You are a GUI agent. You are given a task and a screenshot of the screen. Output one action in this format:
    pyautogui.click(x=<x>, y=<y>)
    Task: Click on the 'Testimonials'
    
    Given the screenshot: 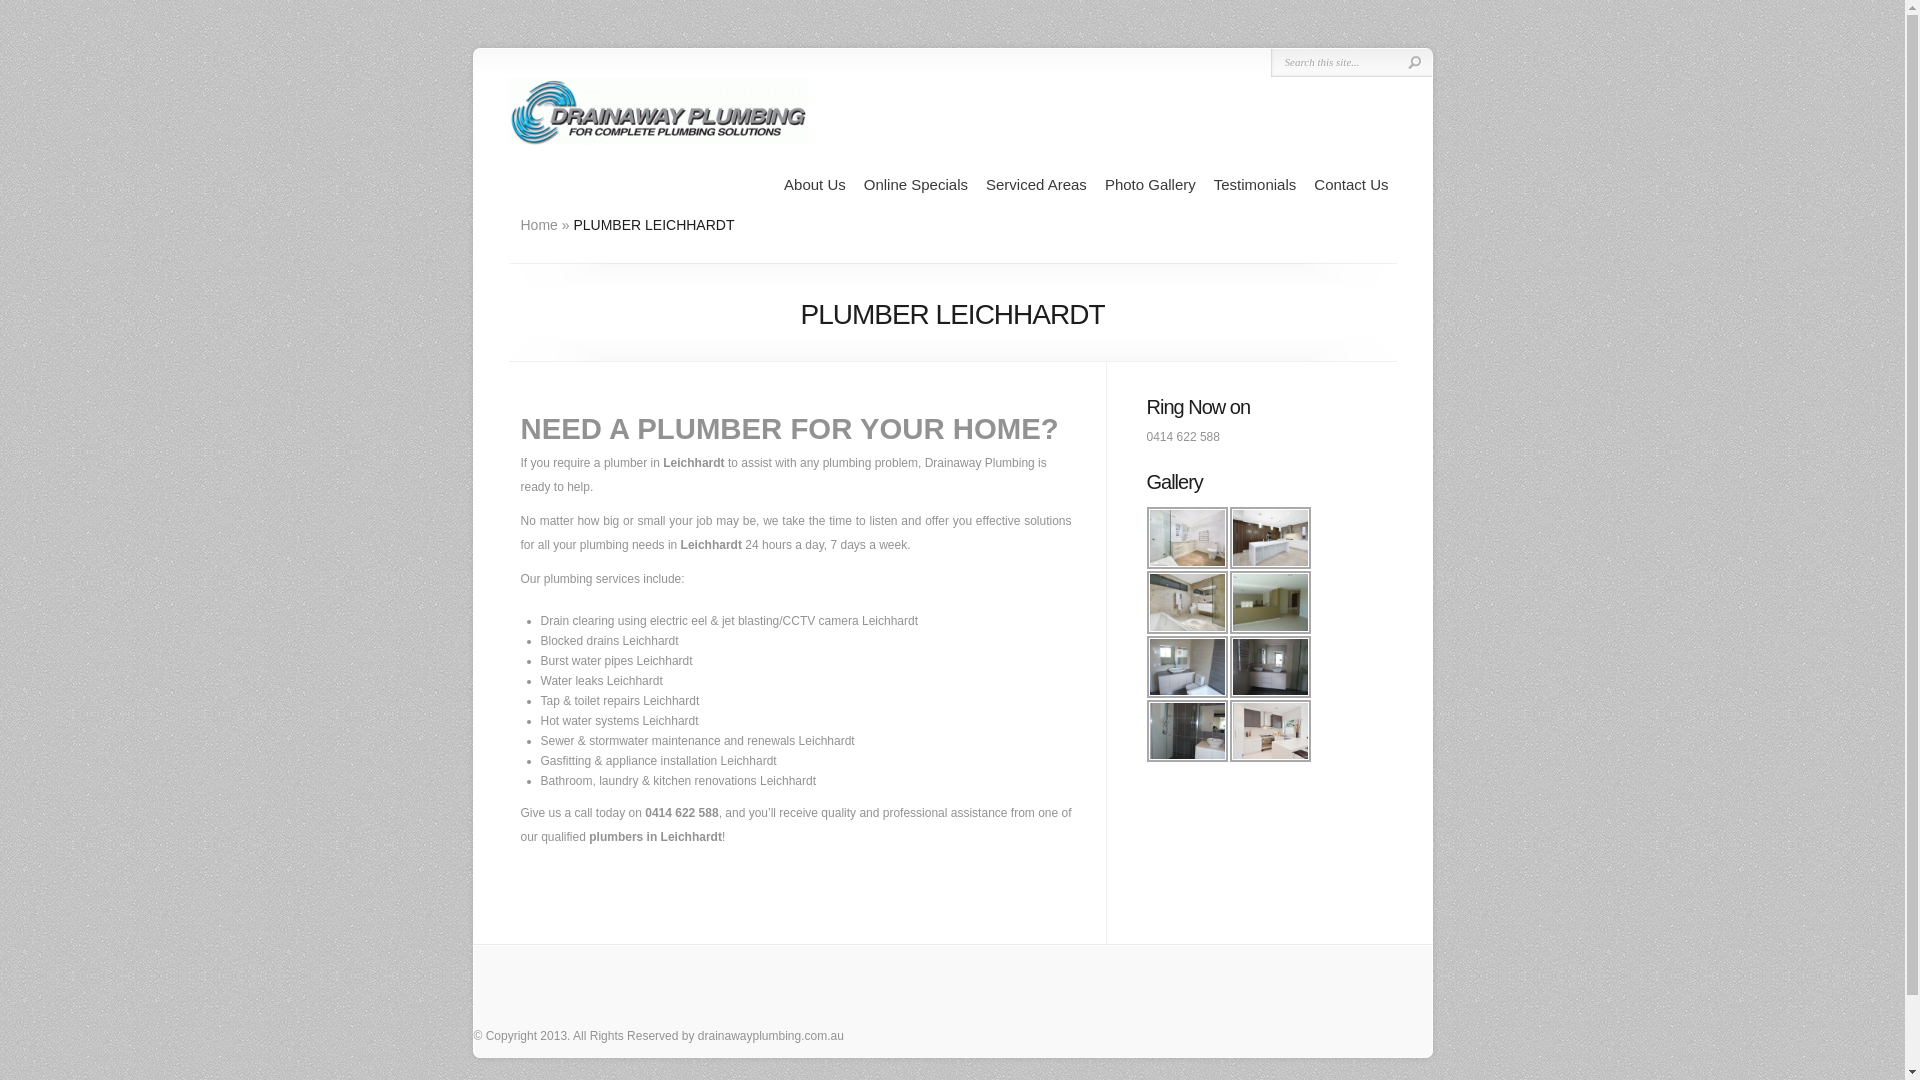 What is the action you would take?
    pyautogui.click(x=1213, y=185)
    